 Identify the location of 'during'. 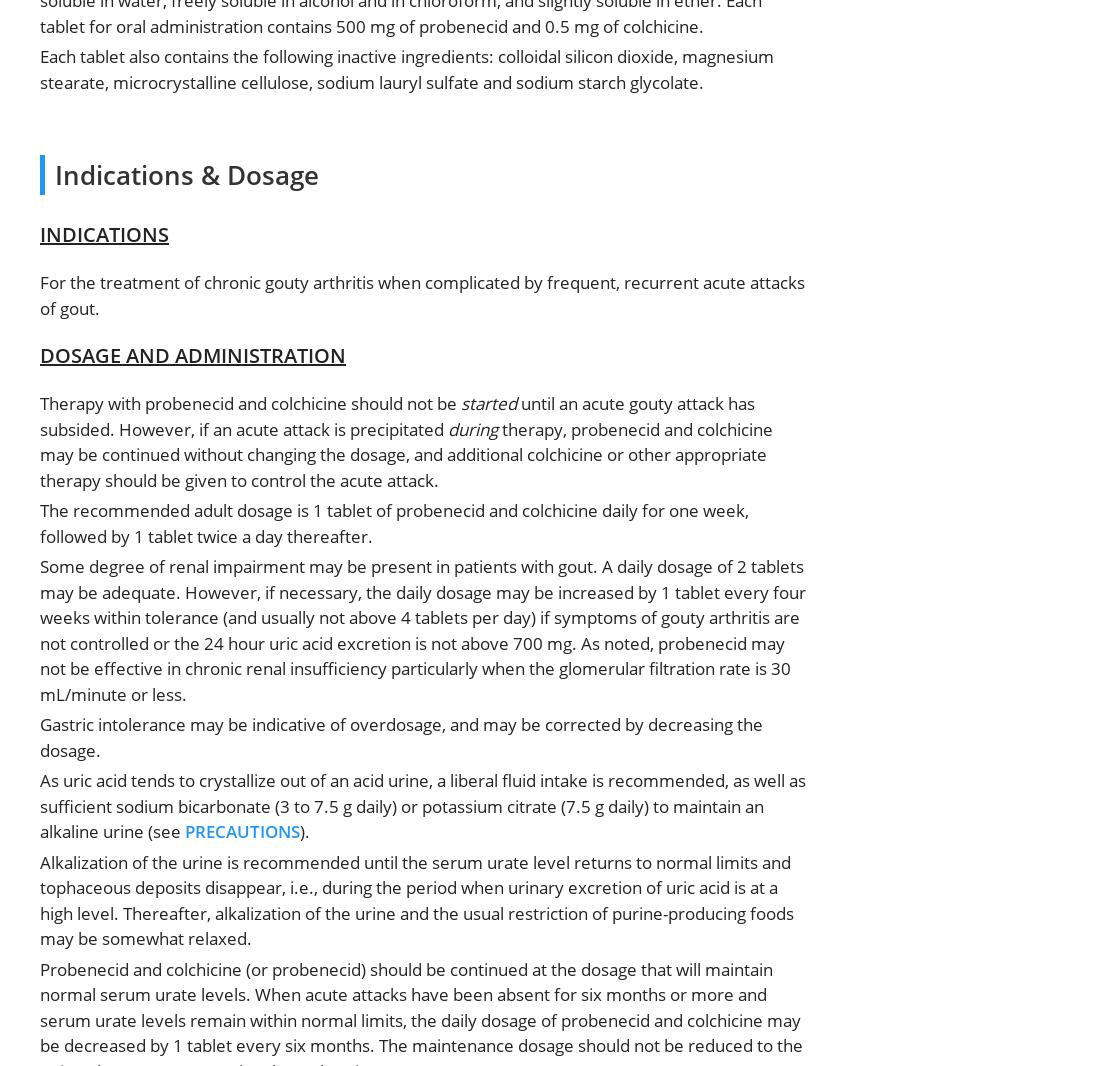
(472, 428).